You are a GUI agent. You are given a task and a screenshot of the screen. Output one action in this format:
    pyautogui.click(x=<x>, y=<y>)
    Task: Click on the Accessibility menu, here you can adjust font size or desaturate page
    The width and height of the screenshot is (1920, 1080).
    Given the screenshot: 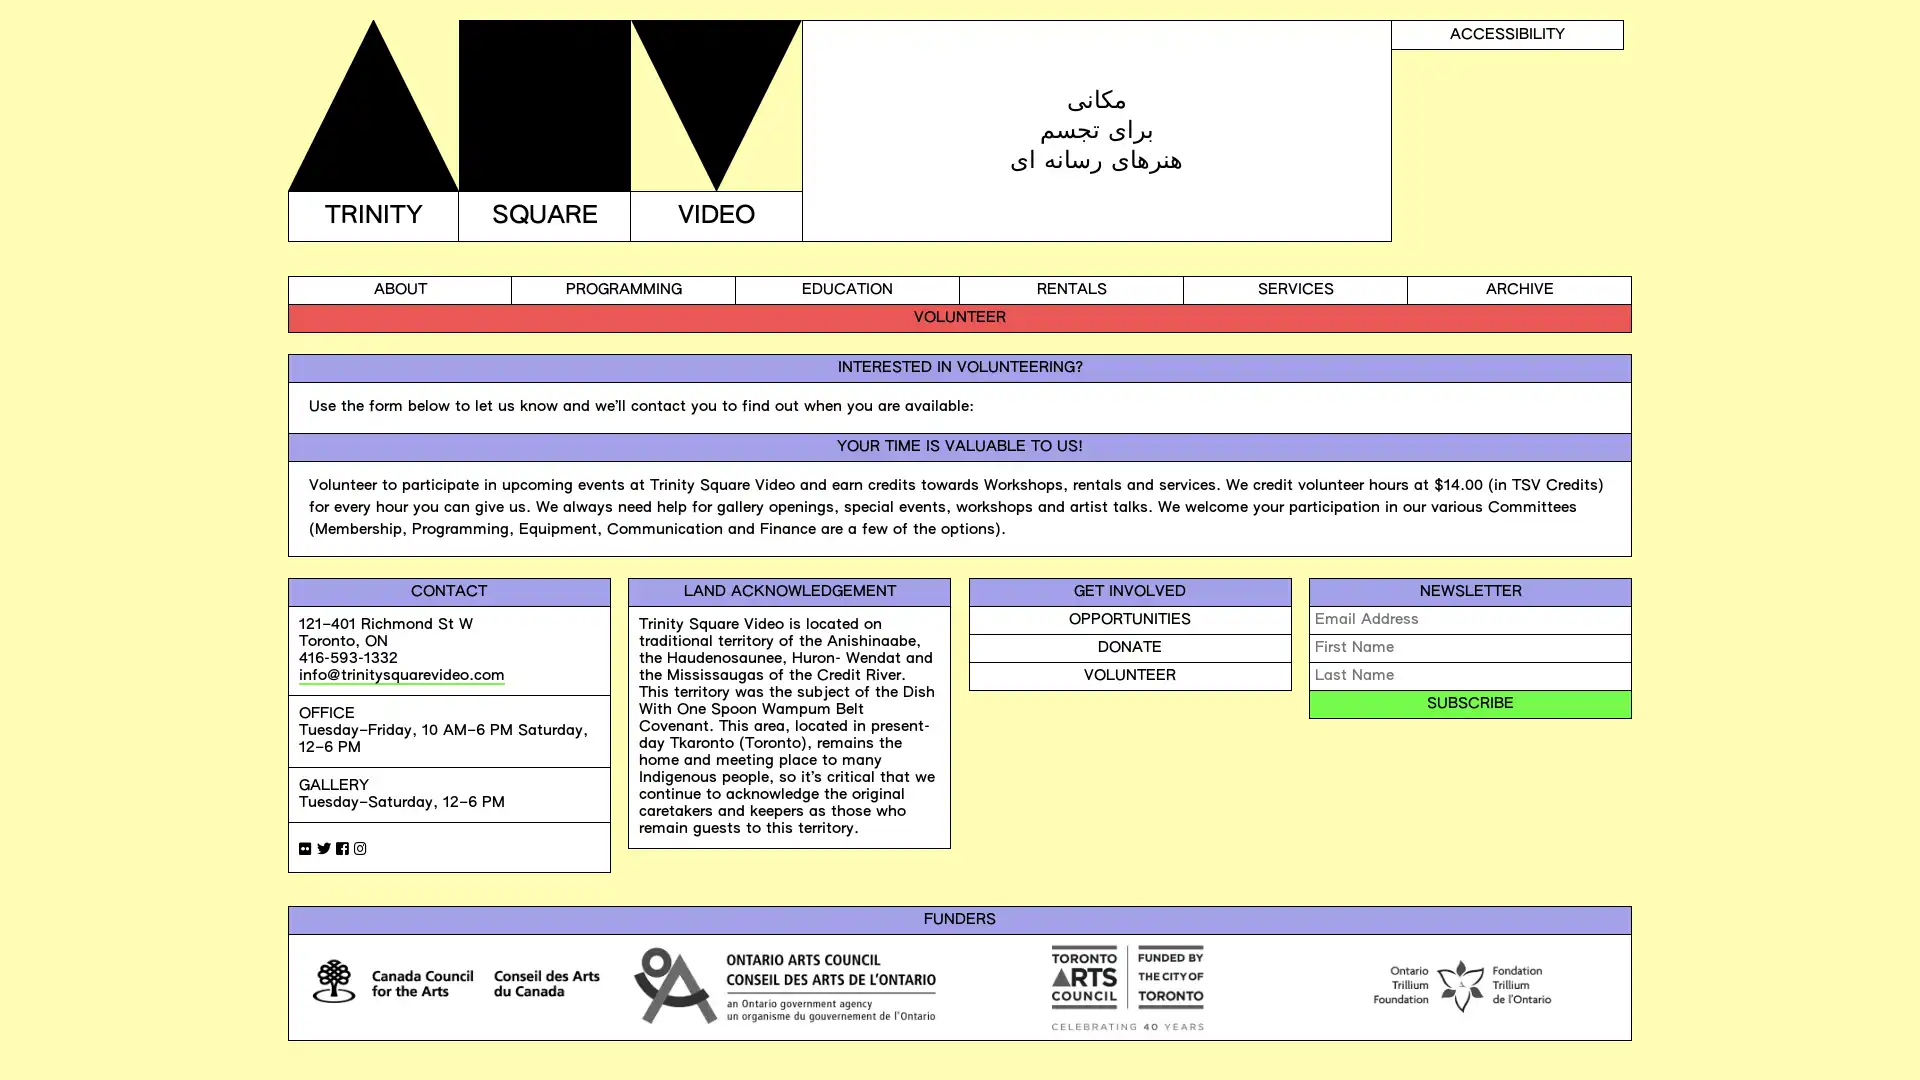 What is the action you would take?
    pyautogui.click(x=1507, y=34)
    